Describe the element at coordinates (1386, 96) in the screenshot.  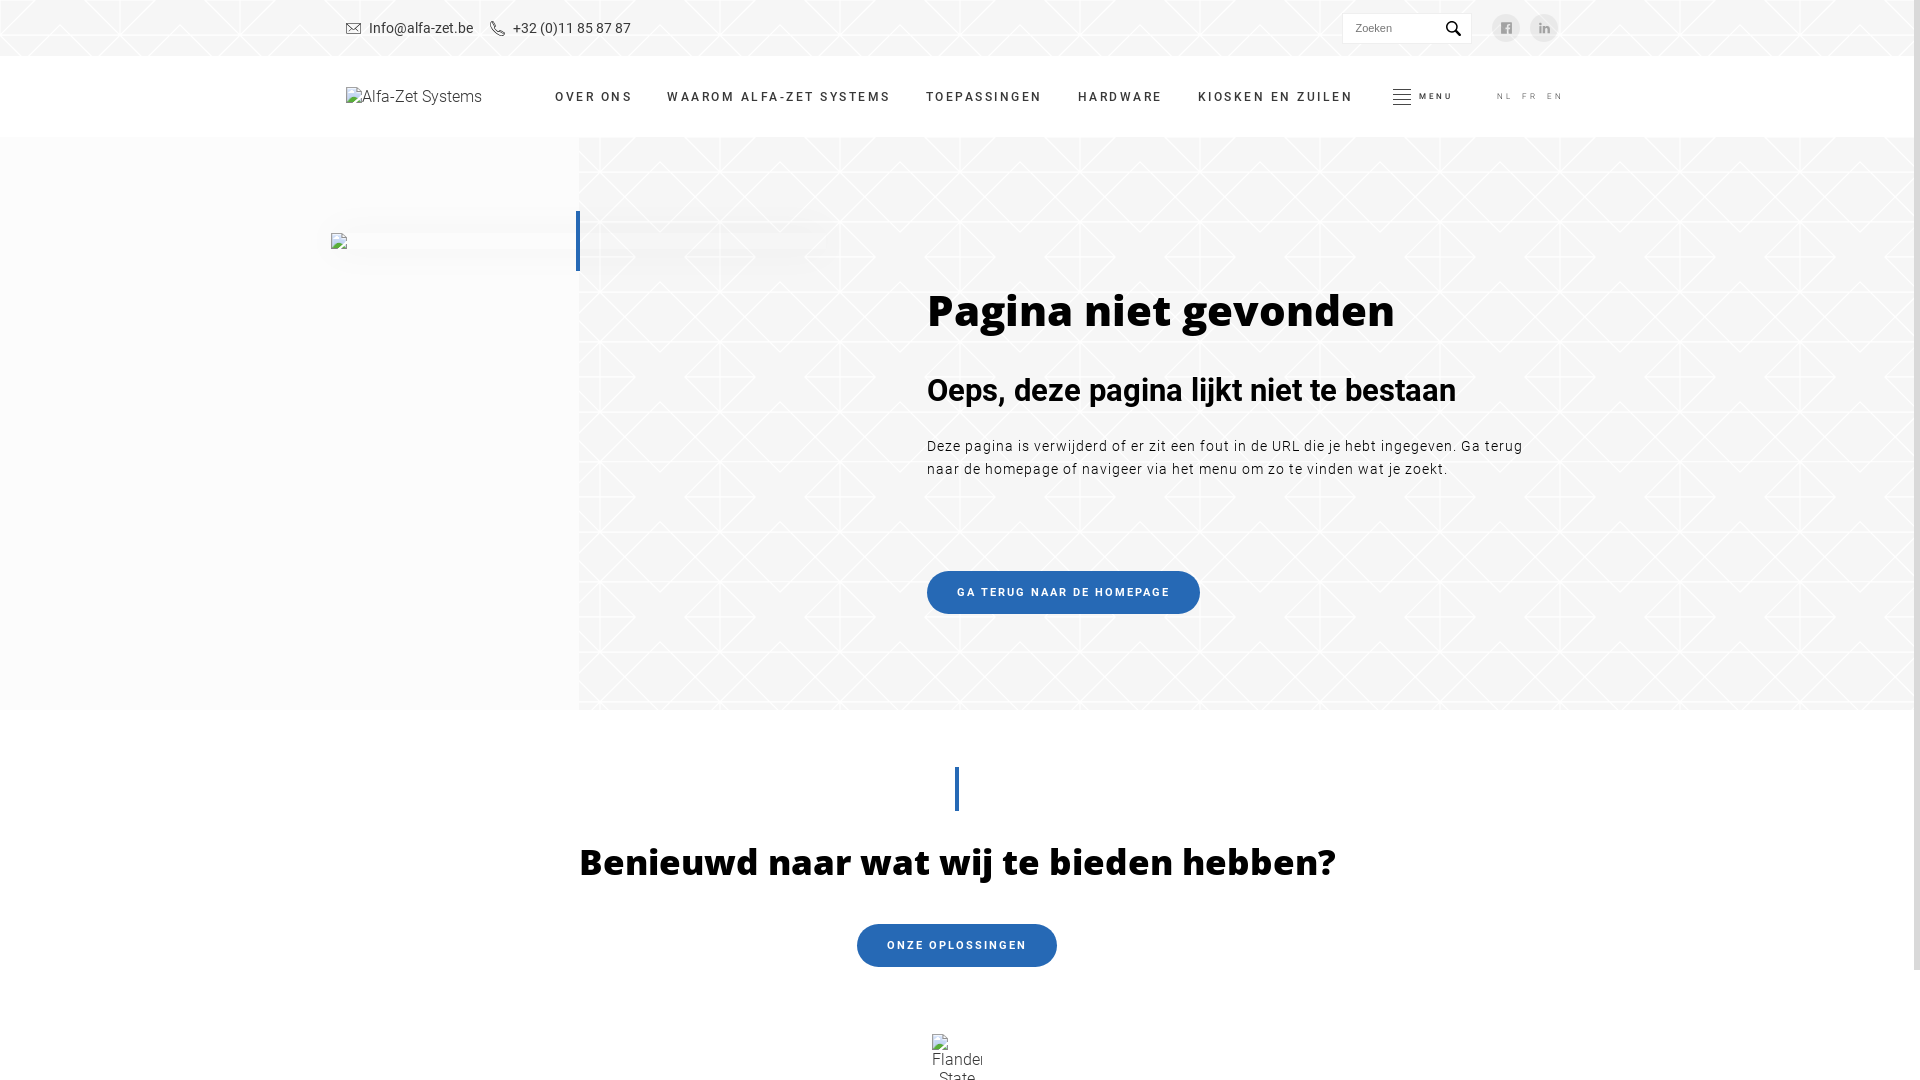
I see `'MENU'` at that location.